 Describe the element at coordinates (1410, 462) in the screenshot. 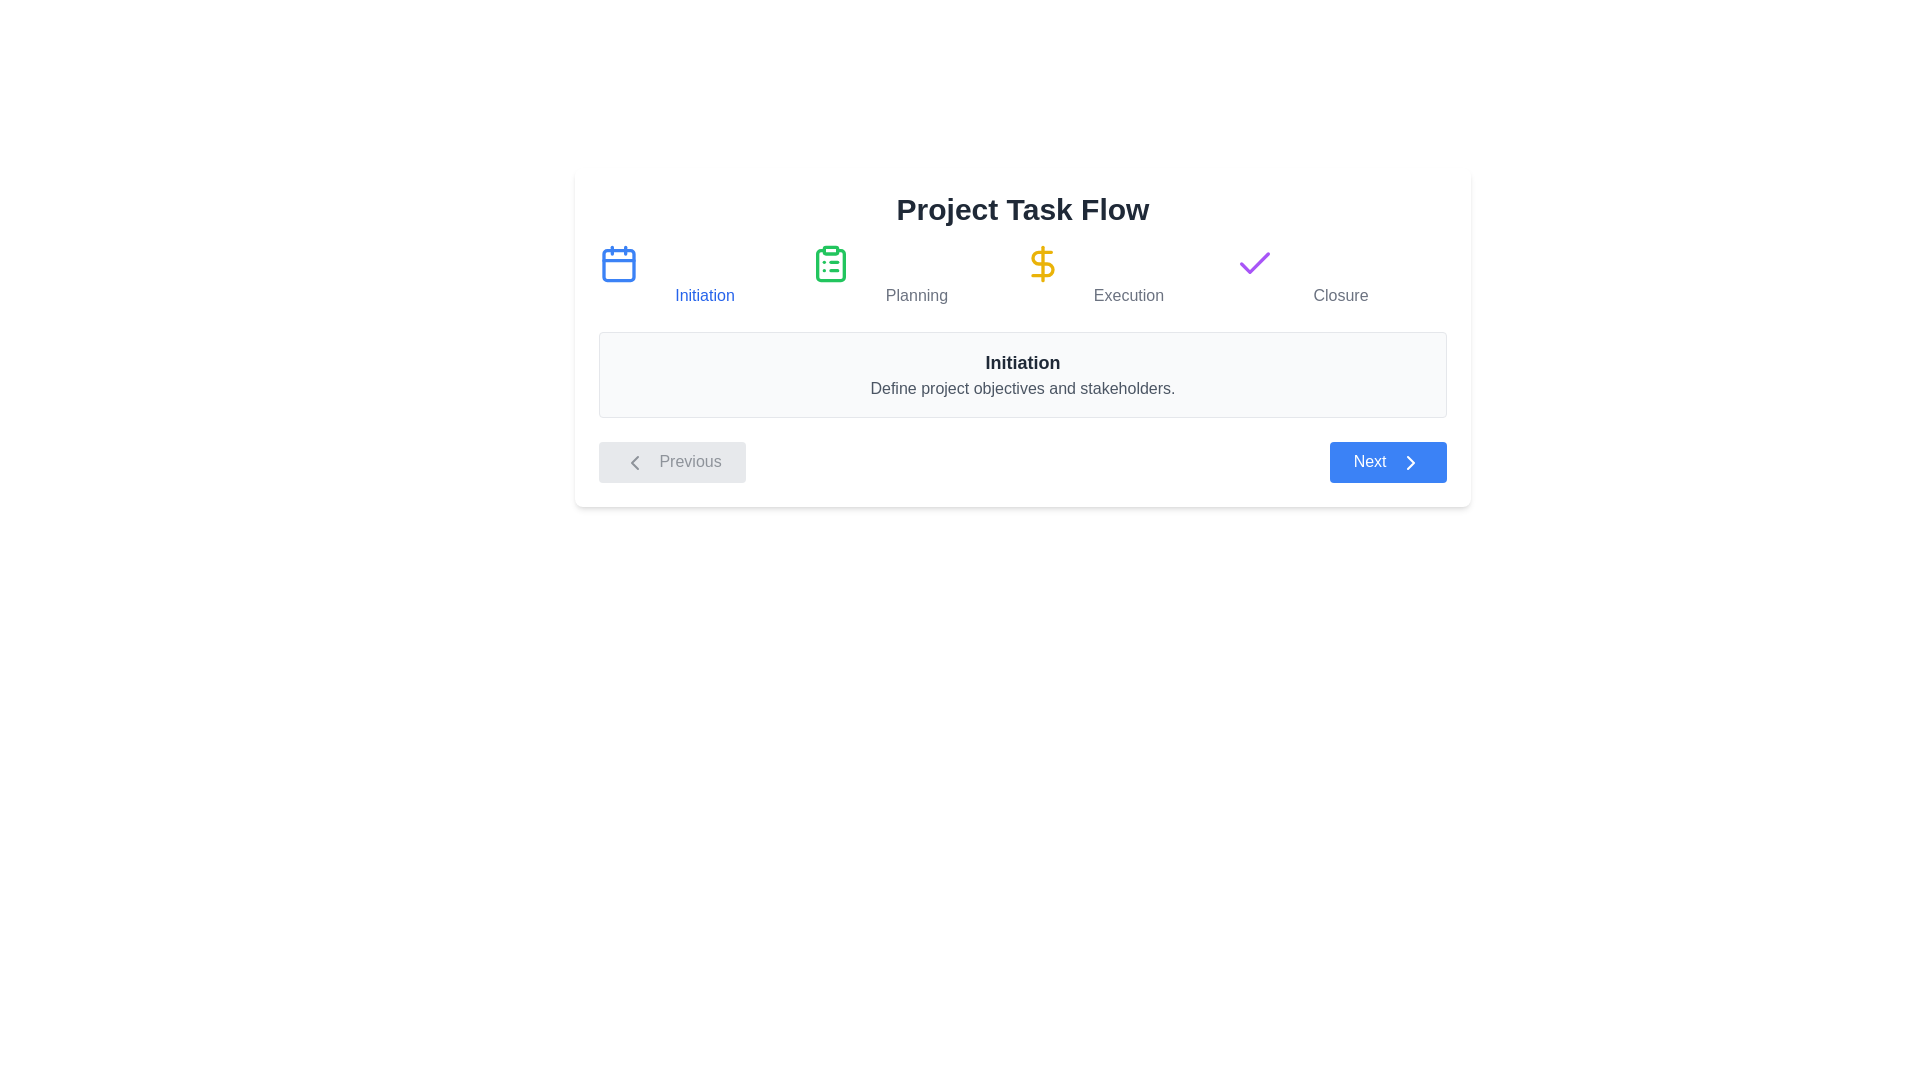

I see `the visual indicator icon located within the 'Next' button in the lower-right corner of the layout, which suggests forward navigation` at that location.